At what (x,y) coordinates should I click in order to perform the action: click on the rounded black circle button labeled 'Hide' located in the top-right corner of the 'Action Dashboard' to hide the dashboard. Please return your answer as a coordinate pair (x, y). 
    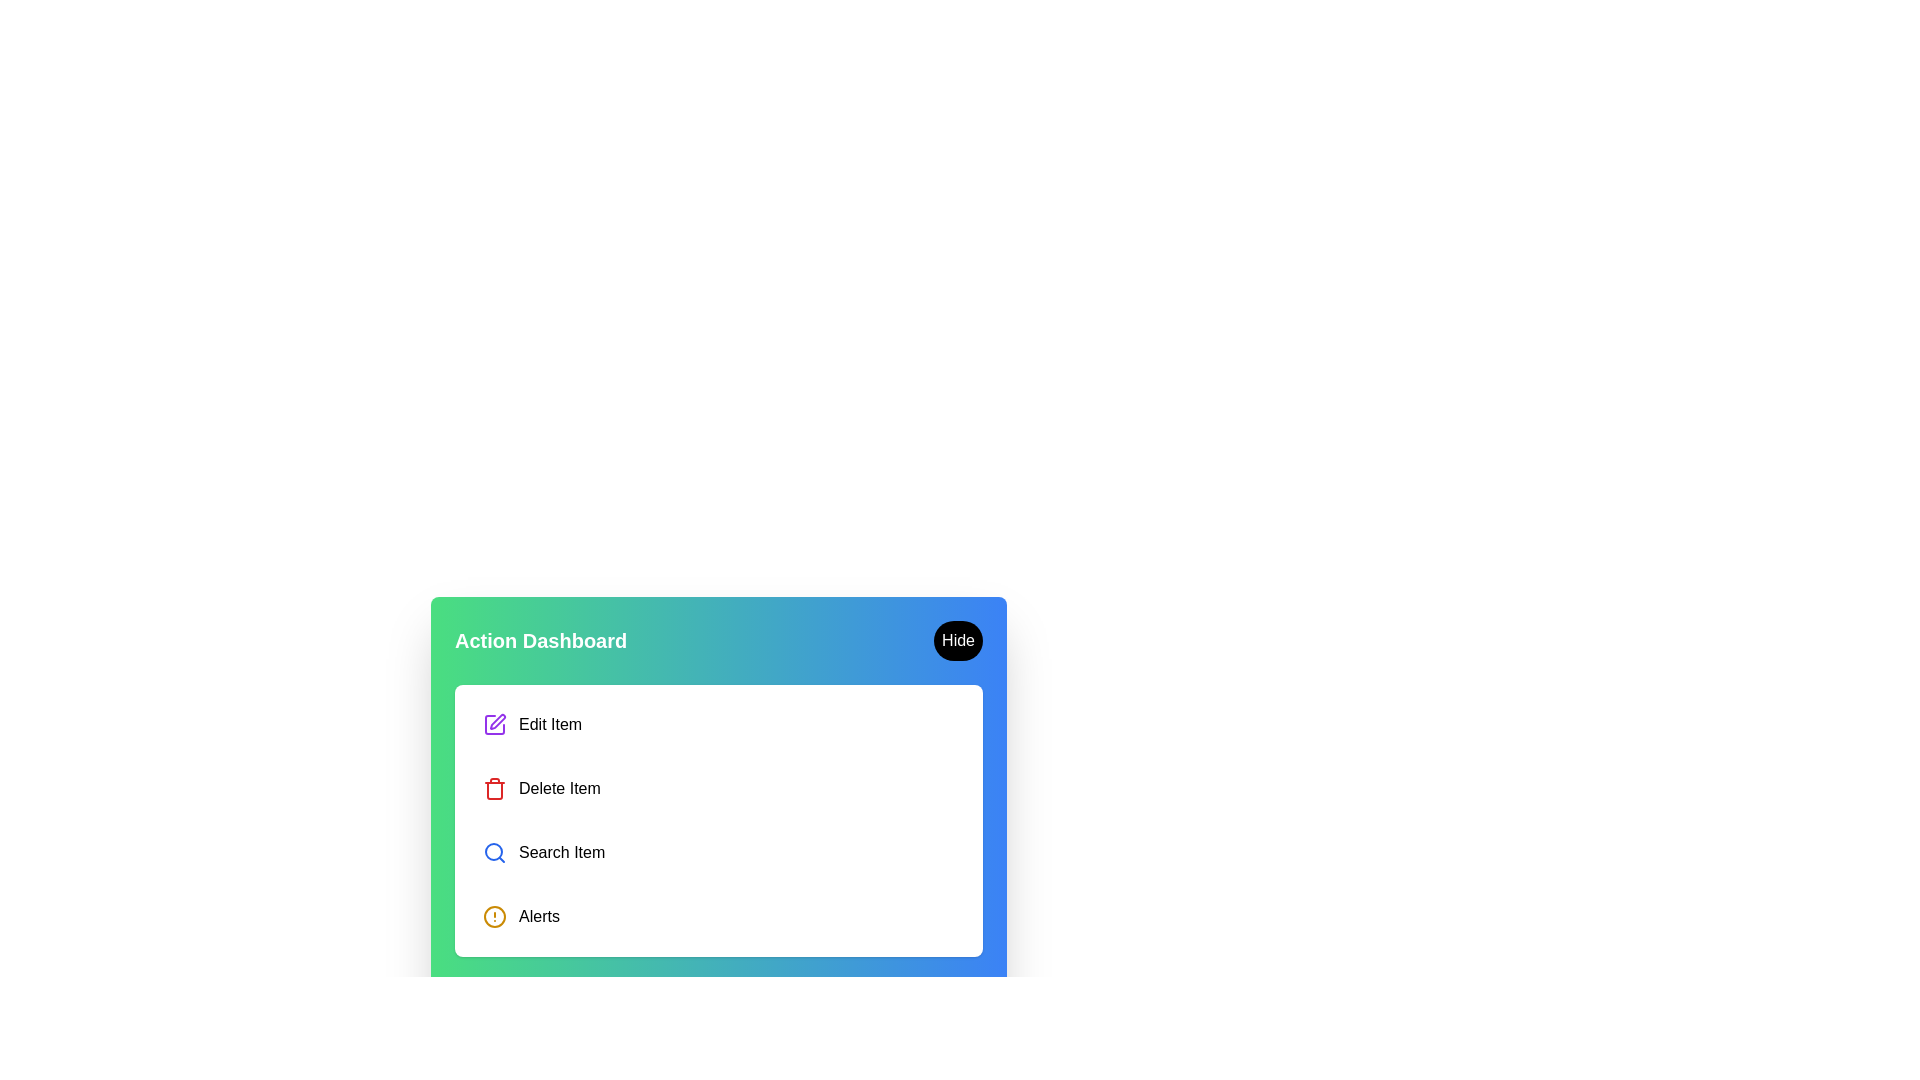
    Looking at the image, I should click on (957, 640).